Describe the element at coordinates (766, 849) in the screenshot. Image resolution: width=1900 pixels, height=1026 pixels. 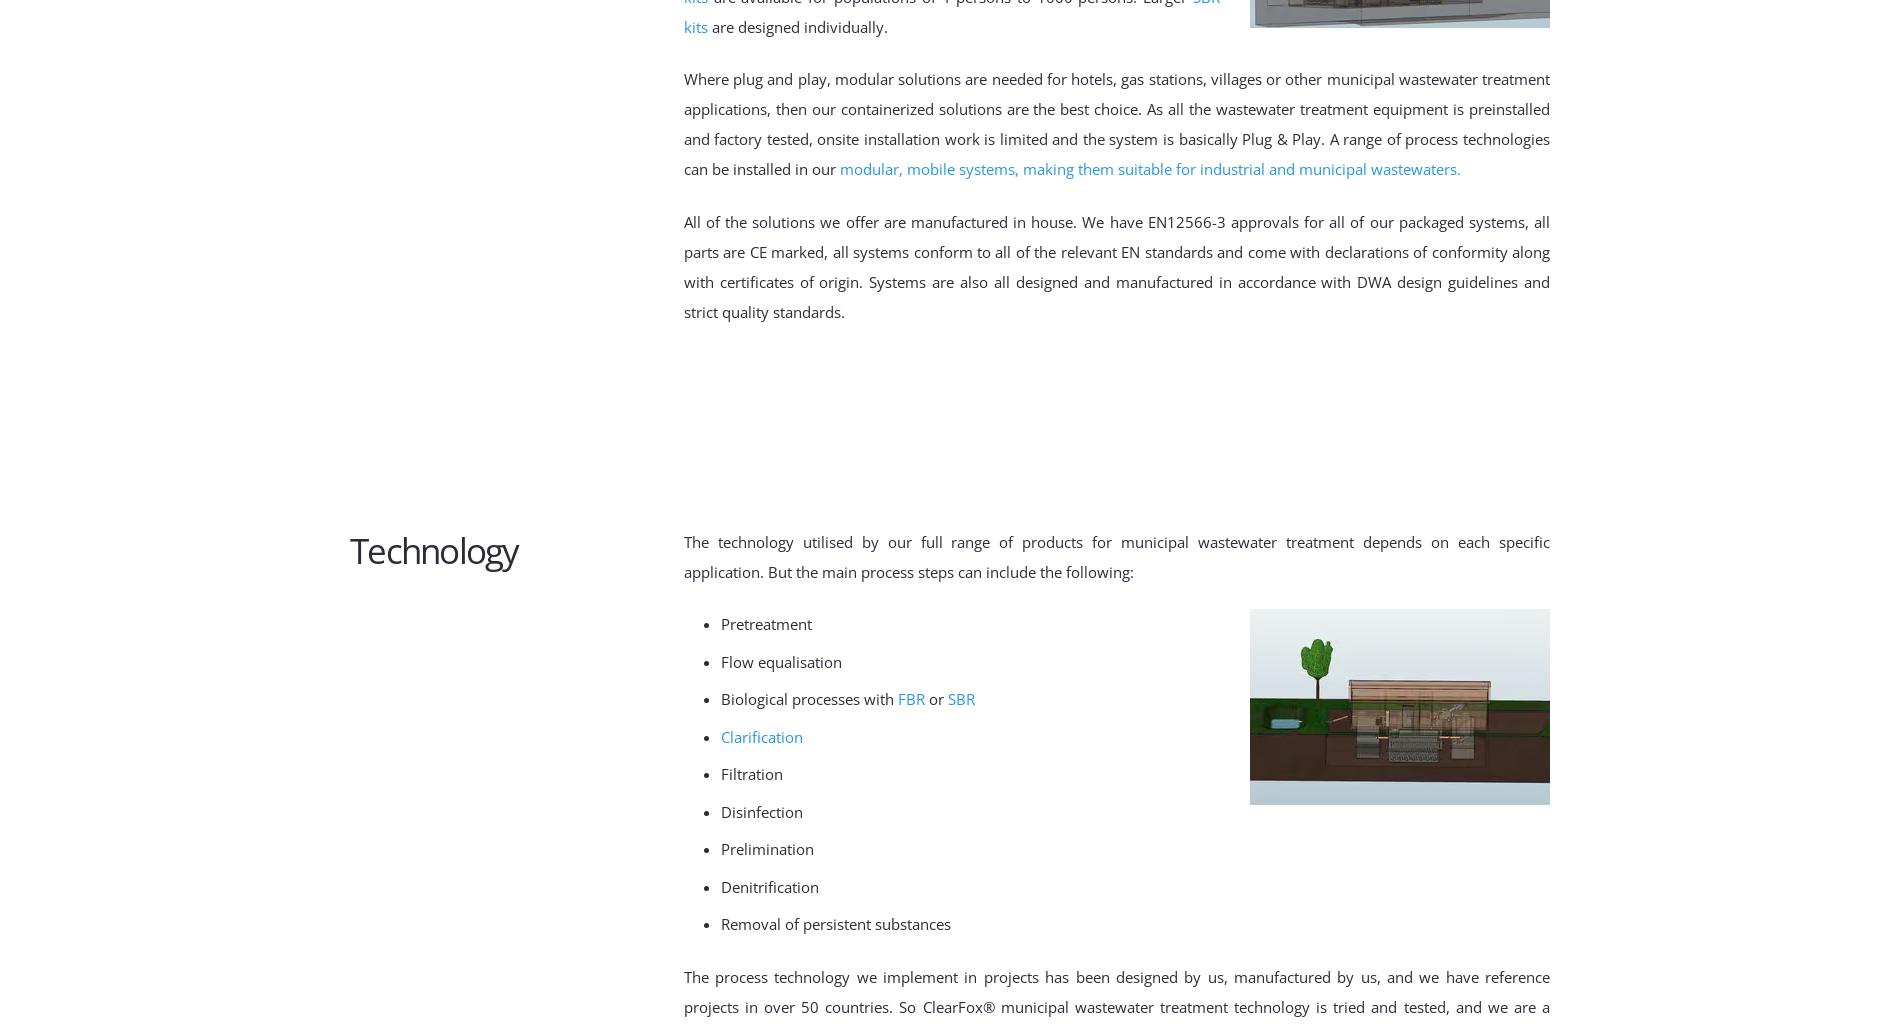
I see `'Prelimination'` at that location.